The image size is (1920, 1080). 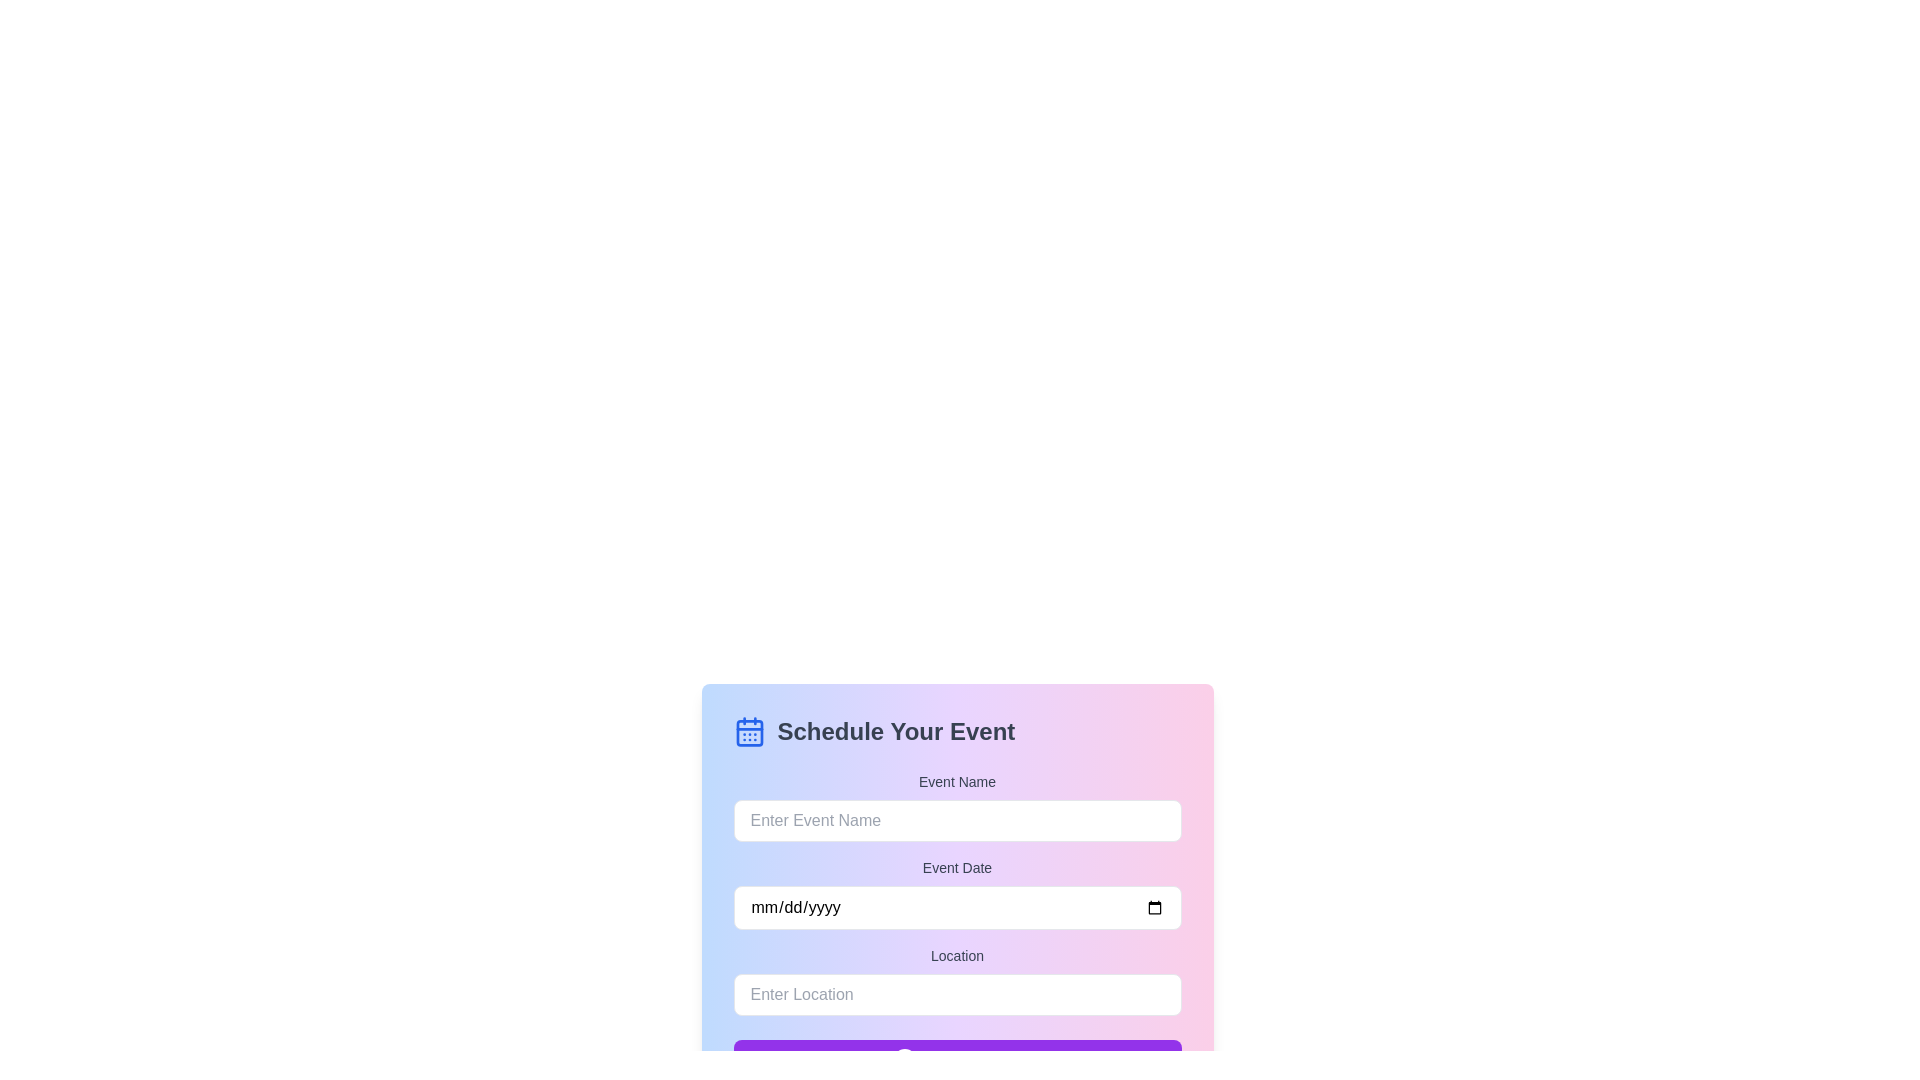 What do you see at coordinates (956, 866) in the screenshot?
I see `the text label 'Event Date' which provides a description for the date input field in the form under the heading 'Schedule Your Event'` at bounding box center [956, 866].